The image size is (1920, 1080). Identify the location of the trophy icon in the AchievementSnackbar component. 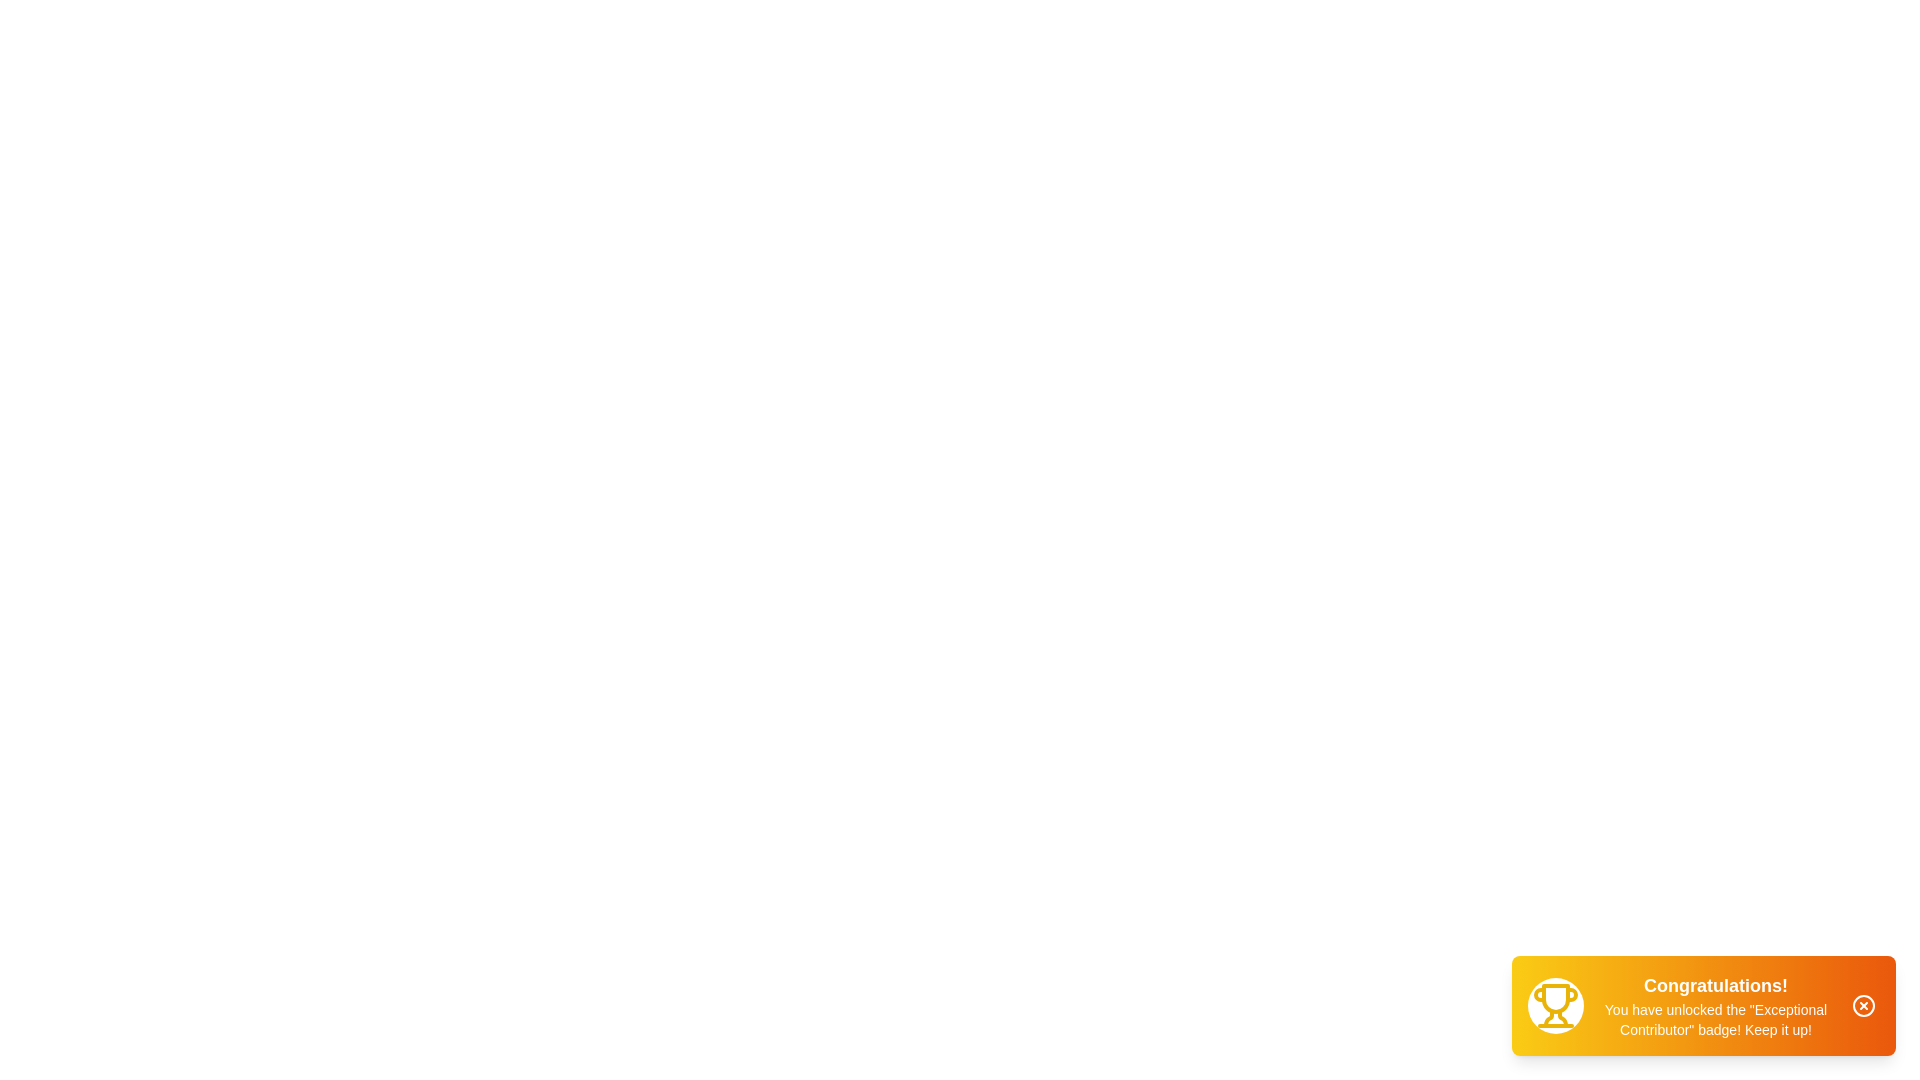
(1554, 1006).